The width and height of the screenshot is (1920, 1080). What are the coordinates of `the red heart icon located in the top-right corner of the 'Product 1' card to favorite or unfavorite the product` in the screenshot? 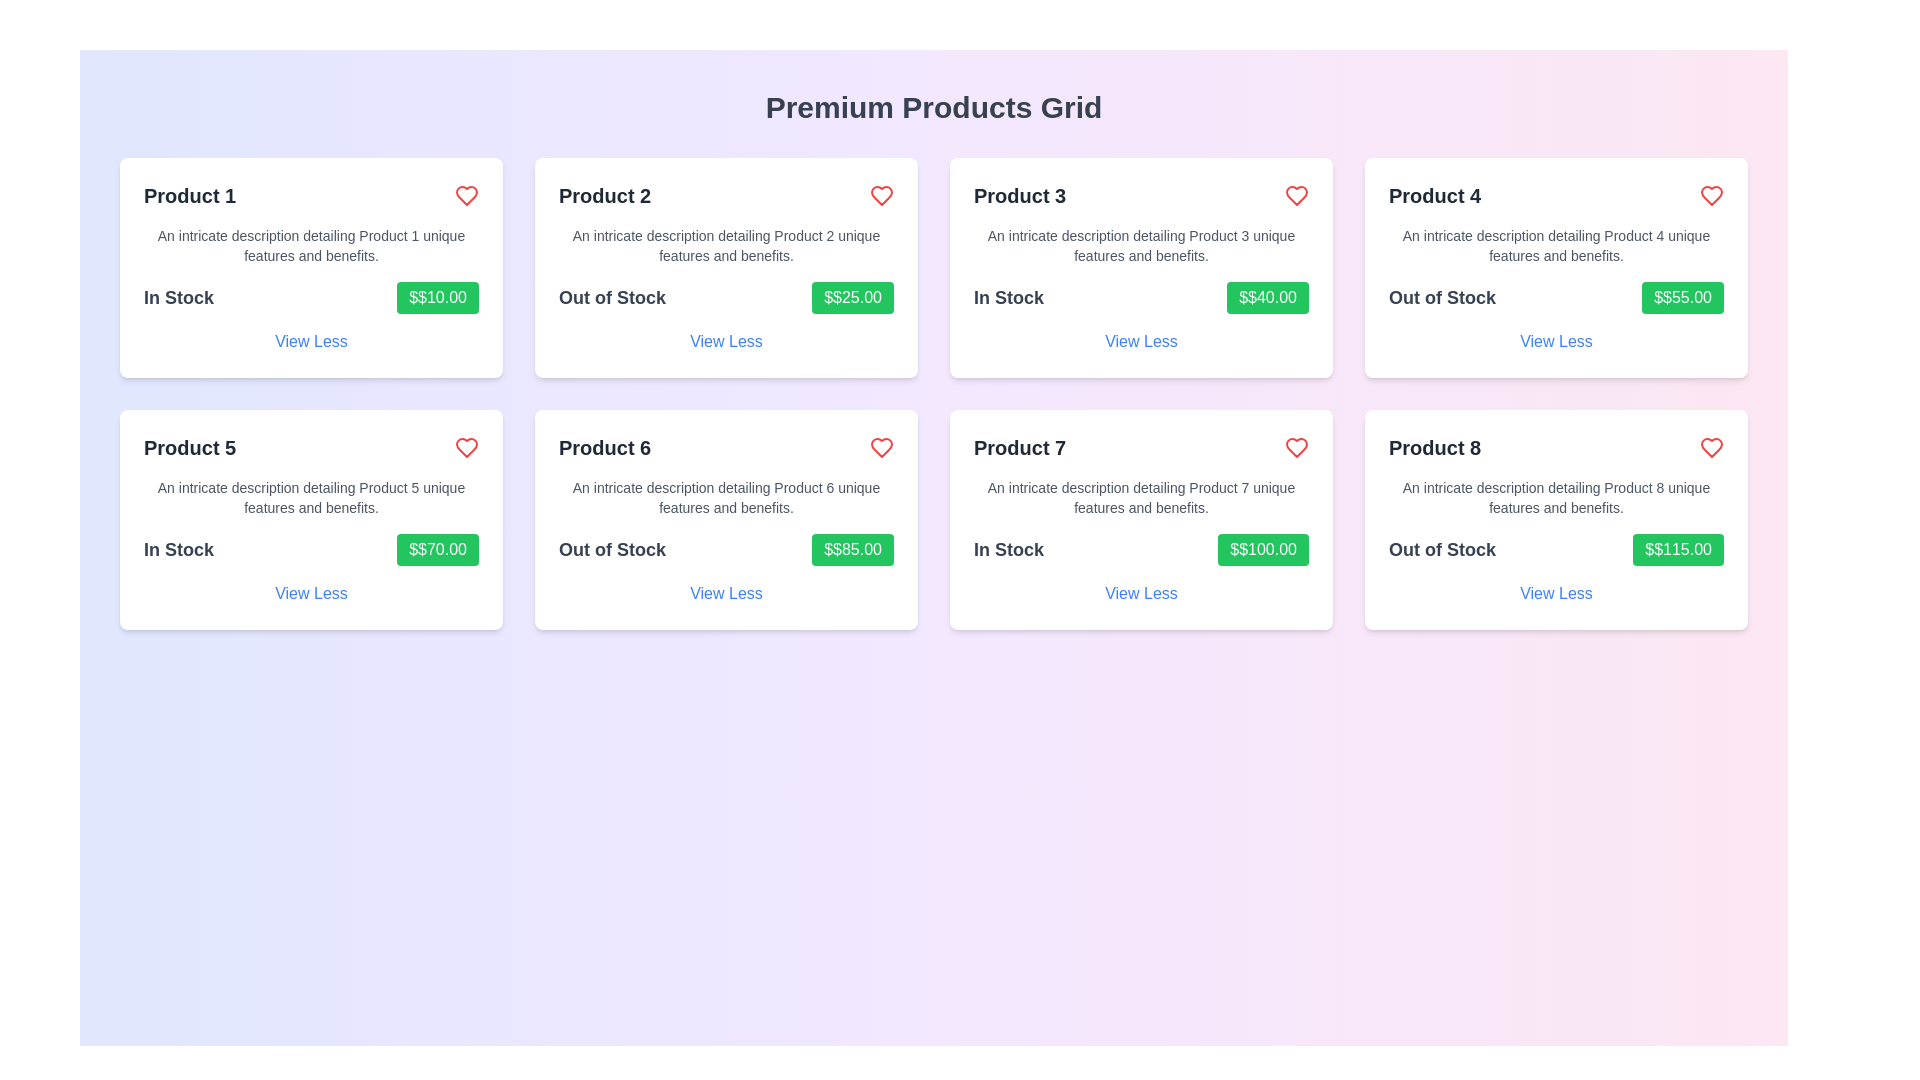 It's located at (465, 196).